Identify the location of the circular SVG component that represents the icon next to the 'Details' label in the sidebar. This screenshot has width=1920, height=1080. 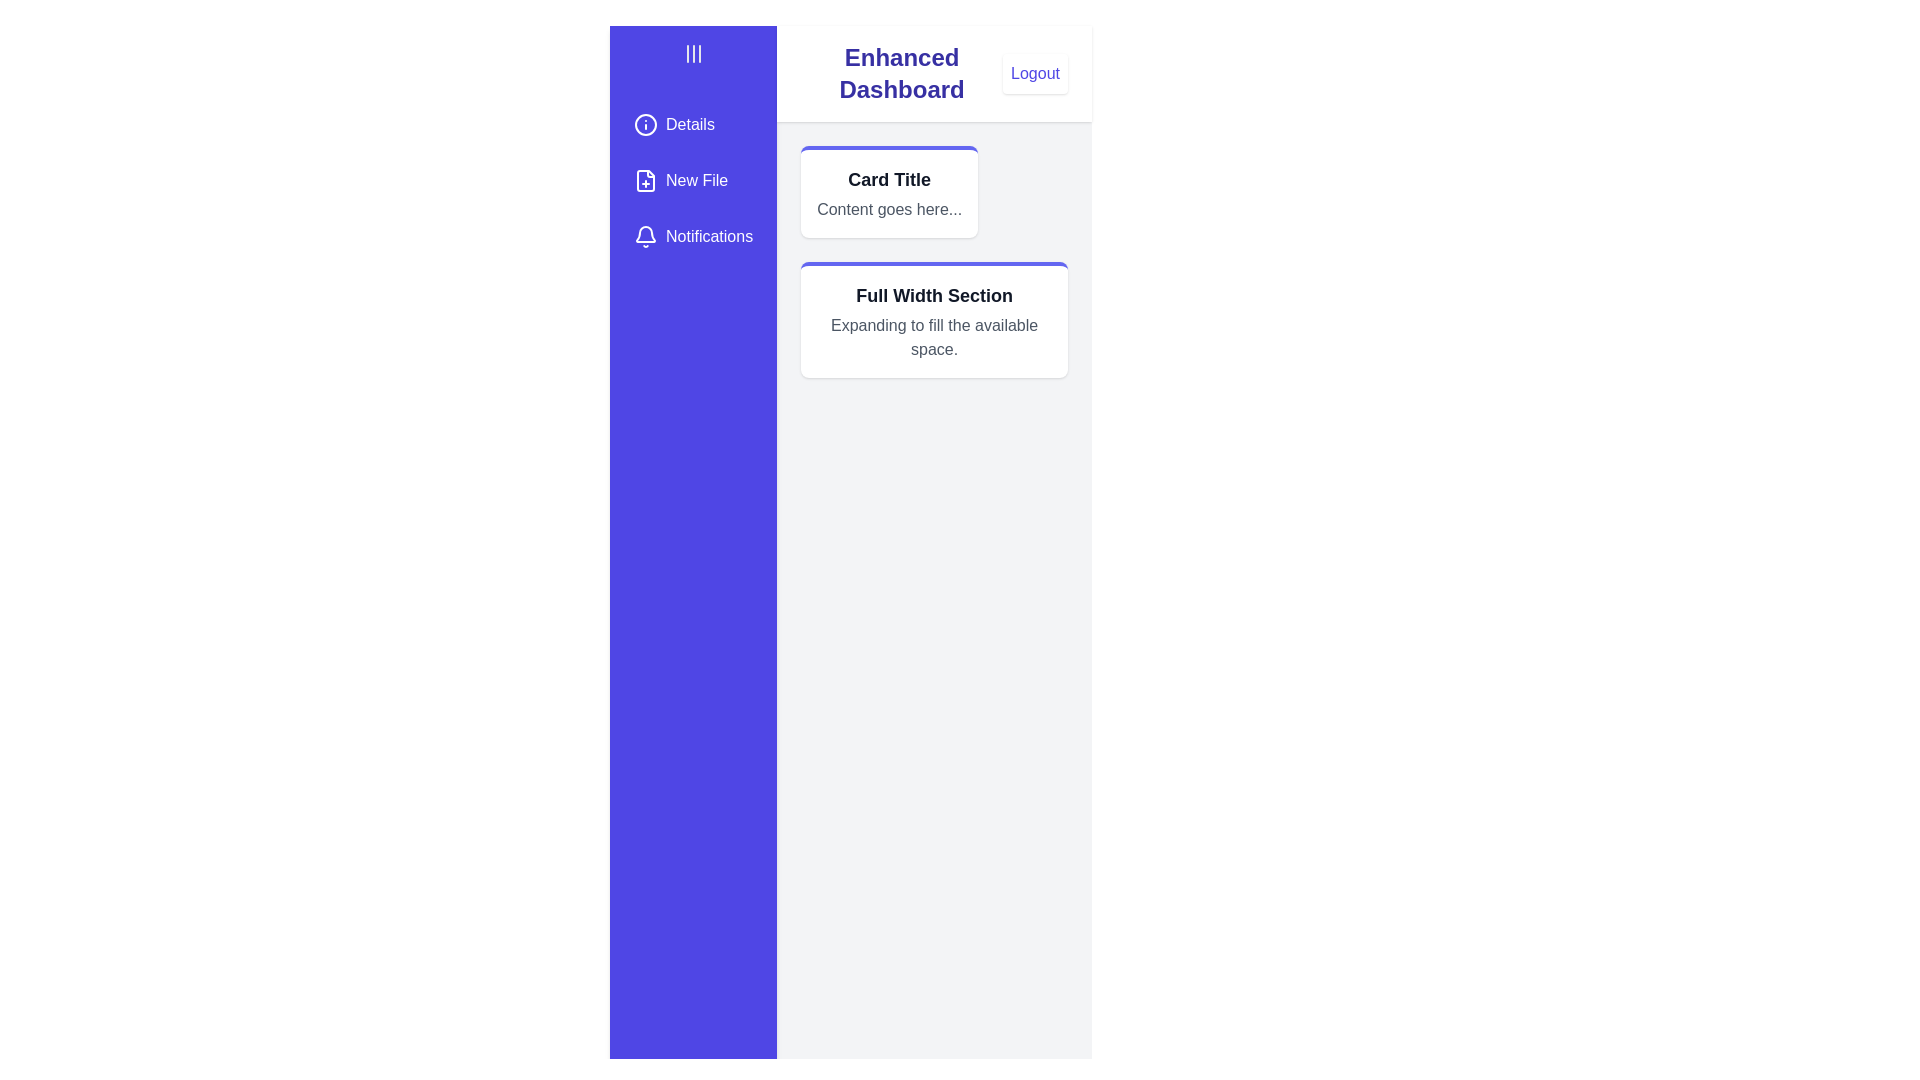
(646, 124).